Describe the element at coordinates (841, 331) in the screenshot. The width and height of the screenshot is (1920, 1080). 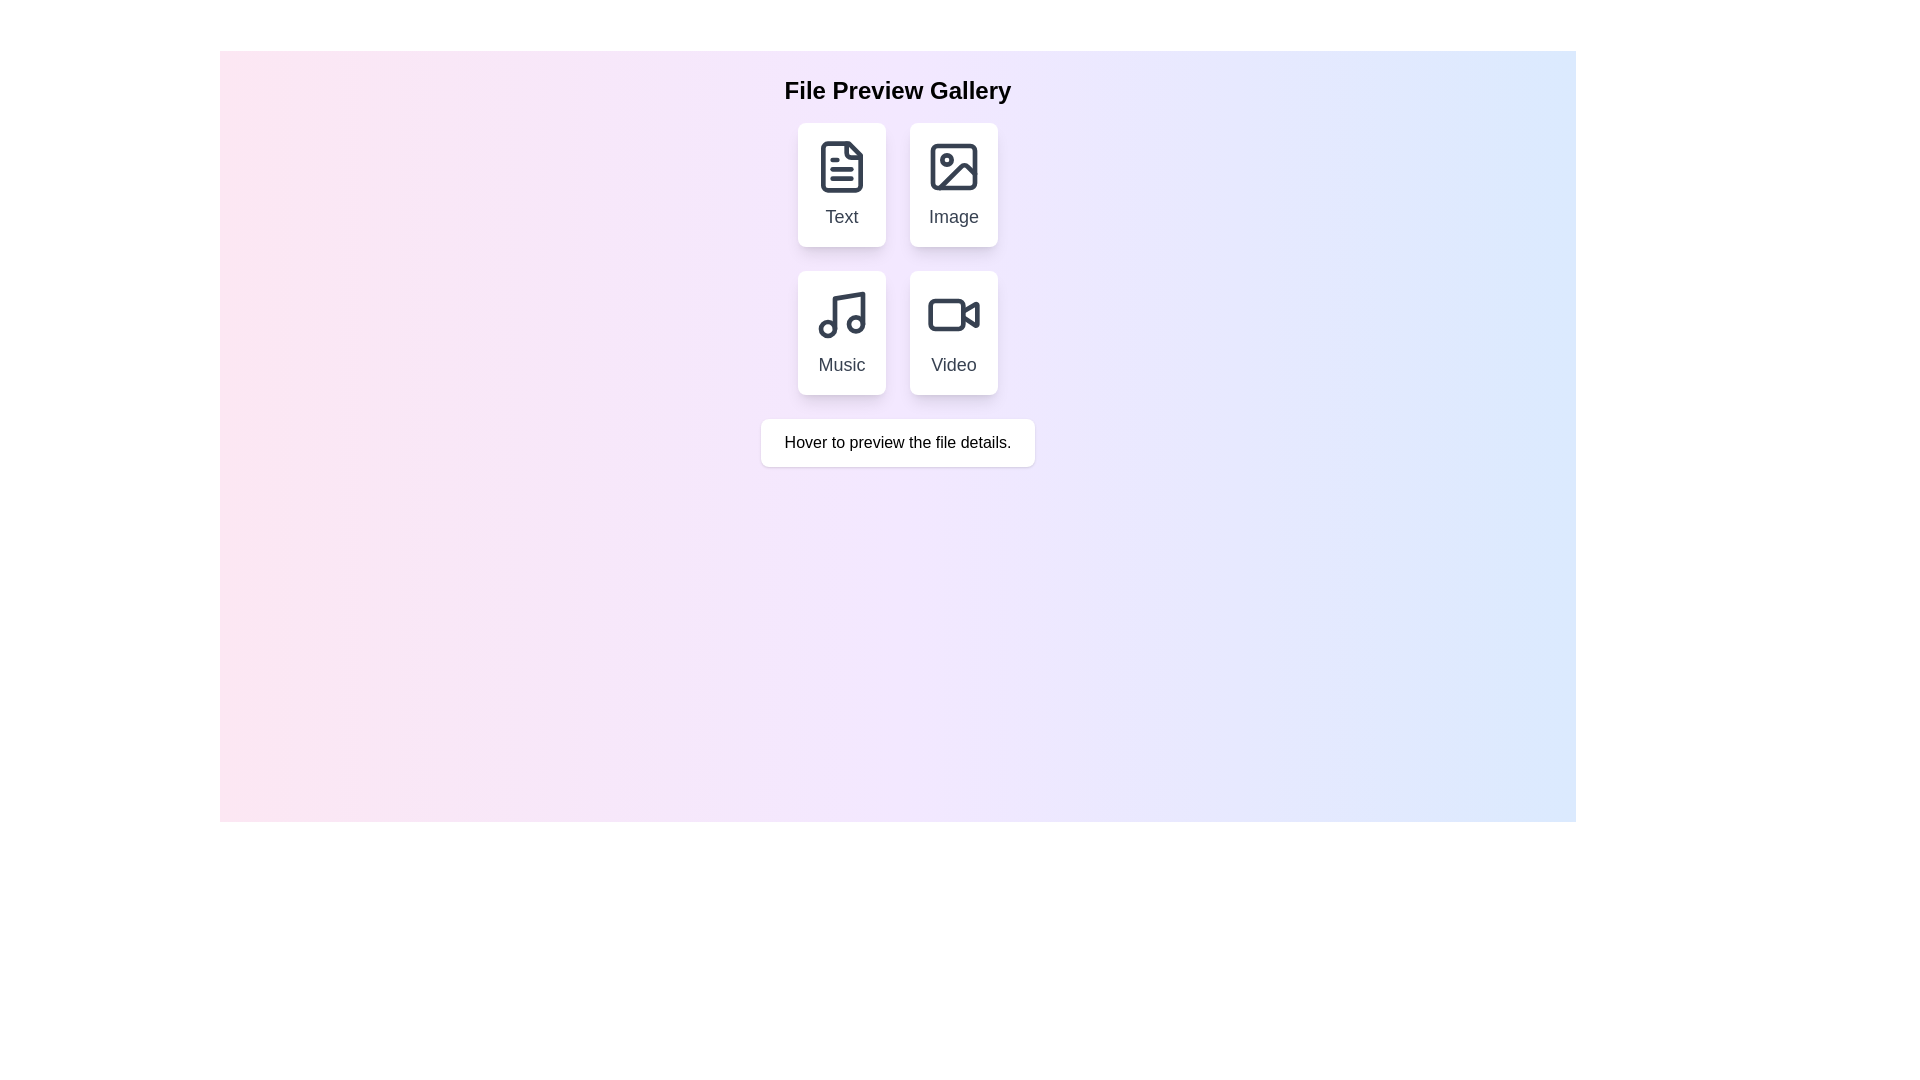
I see `the 'Music' button which has a white background, rounded corners, and an icon resembling a musical note above the text label 'Music' to apply a visual scale transform` at that location.